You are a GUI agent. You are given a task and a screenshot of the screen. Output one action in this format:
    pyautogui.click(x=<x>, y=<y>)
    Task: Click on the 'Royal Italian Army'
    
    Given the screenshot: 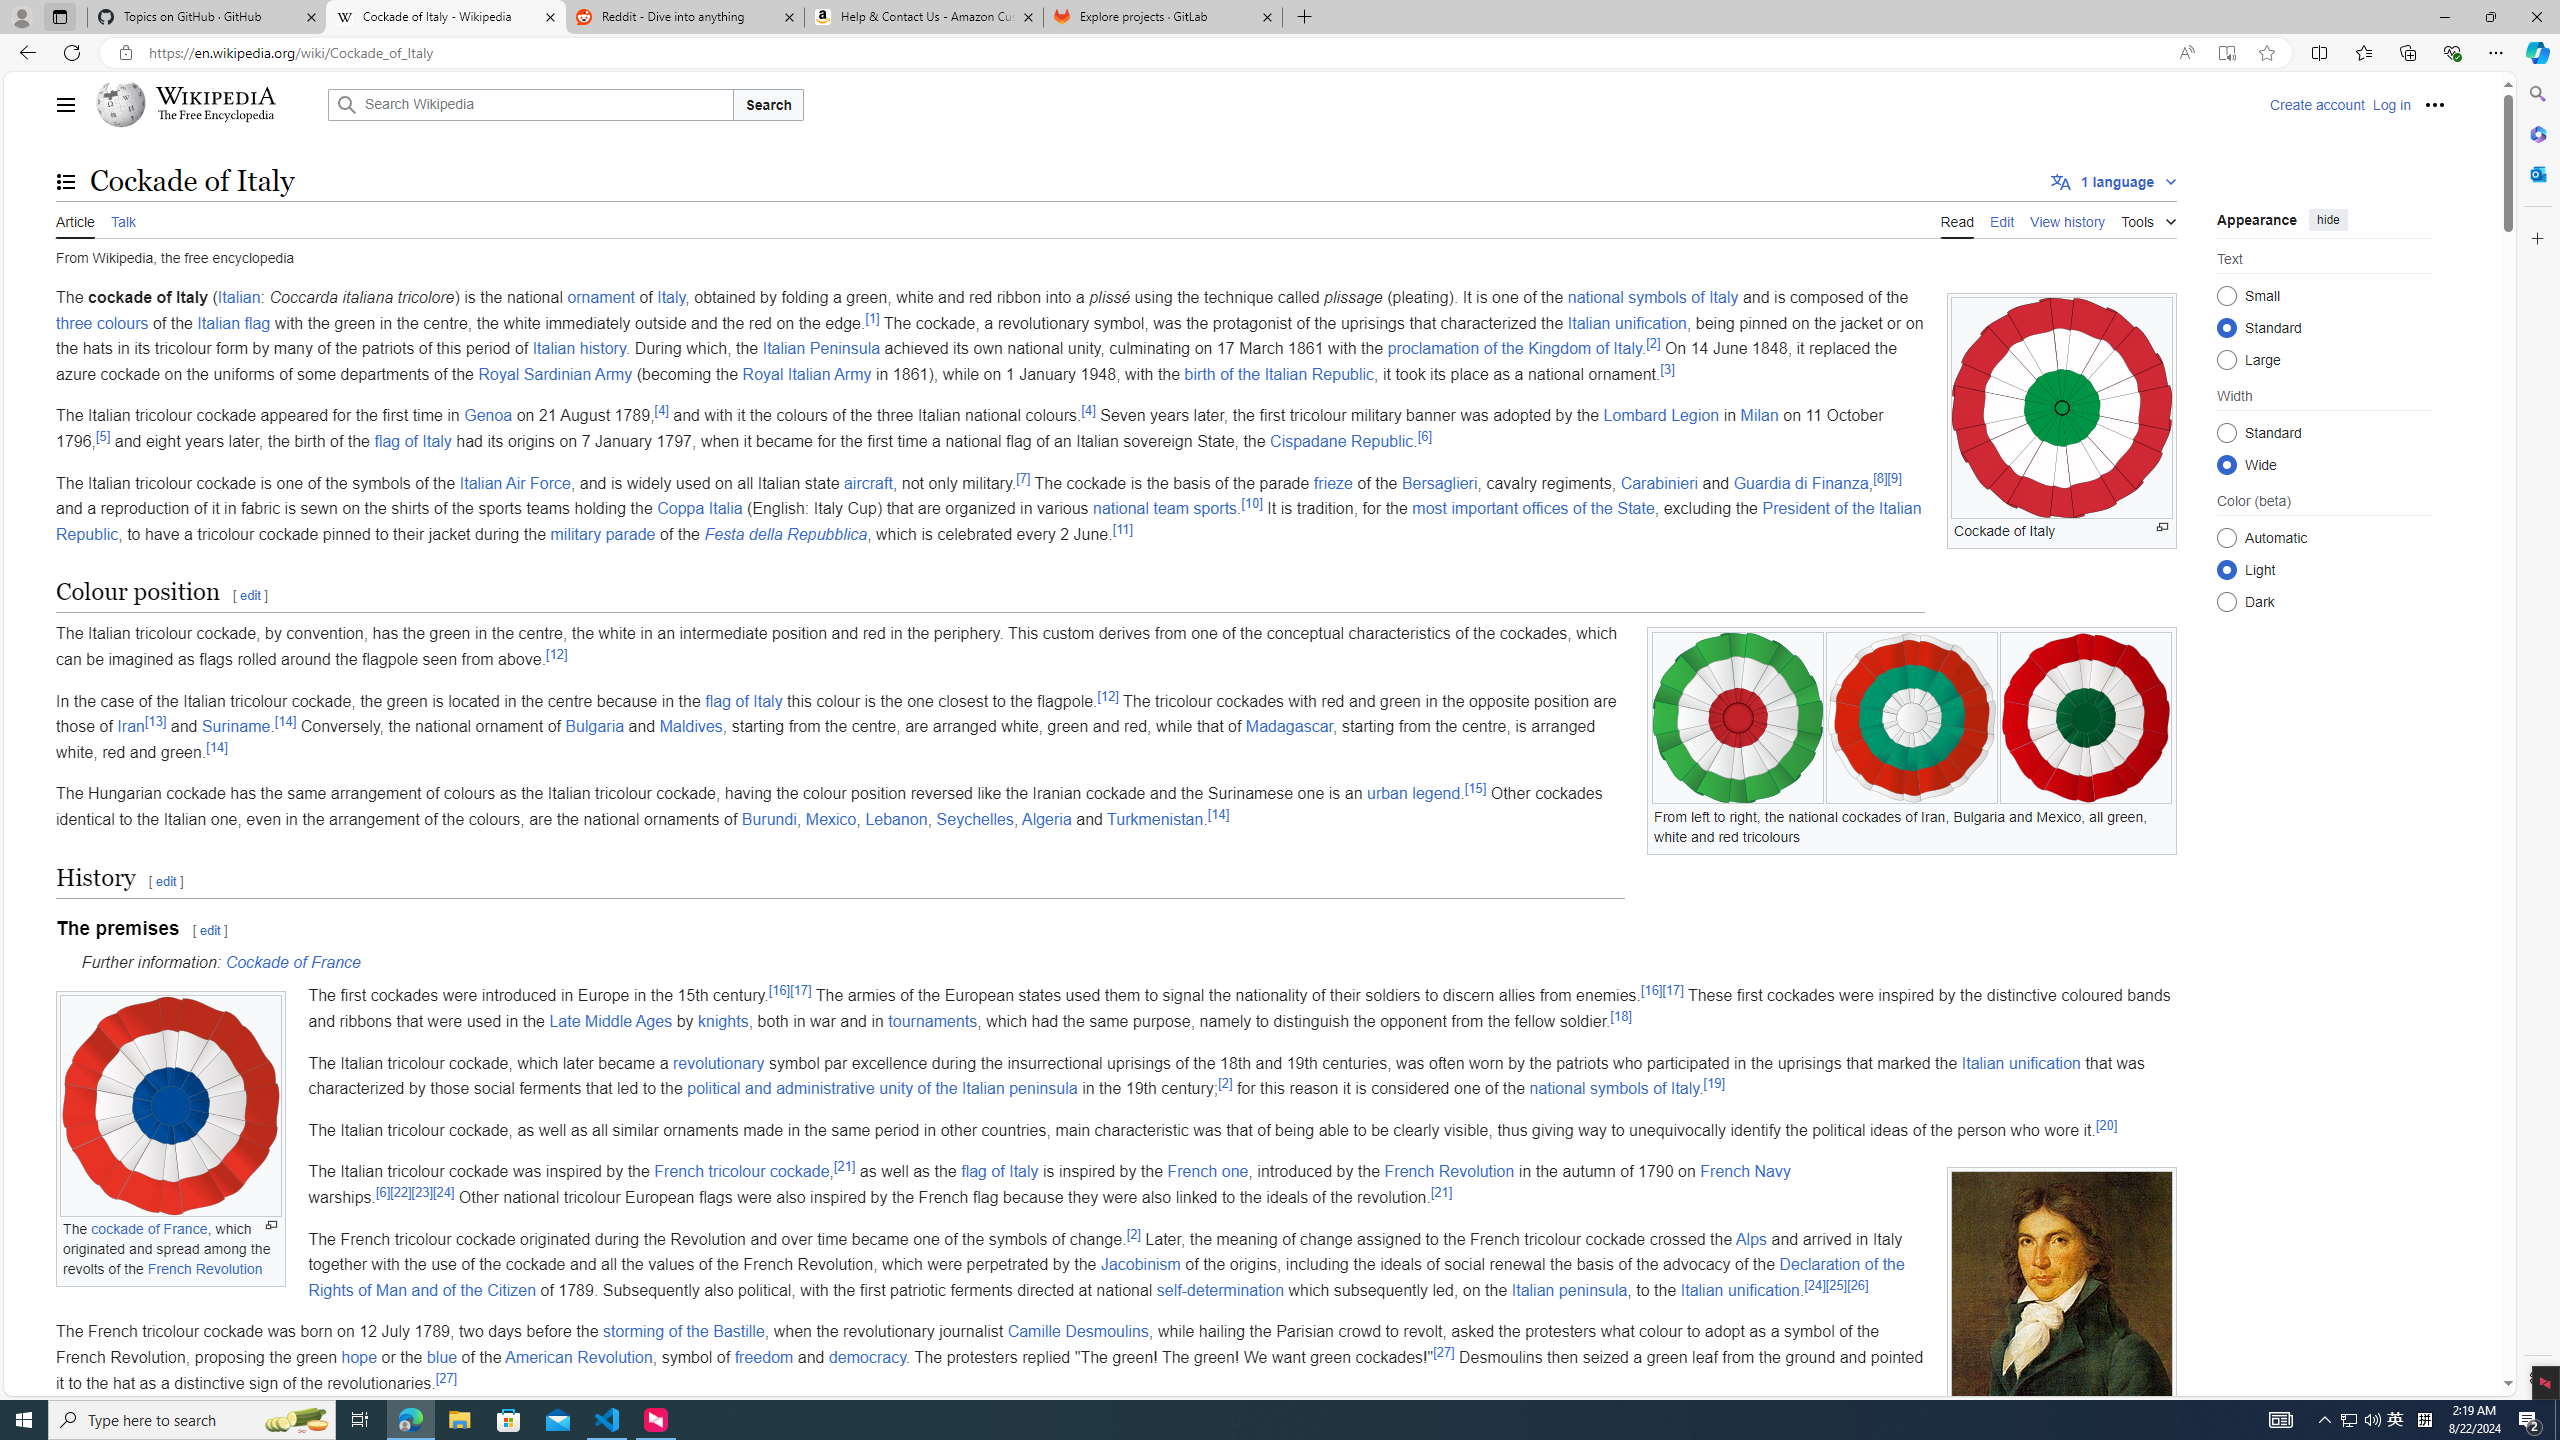 What is the action you would take?
    pyautogui.click(x=807, y=372)
    